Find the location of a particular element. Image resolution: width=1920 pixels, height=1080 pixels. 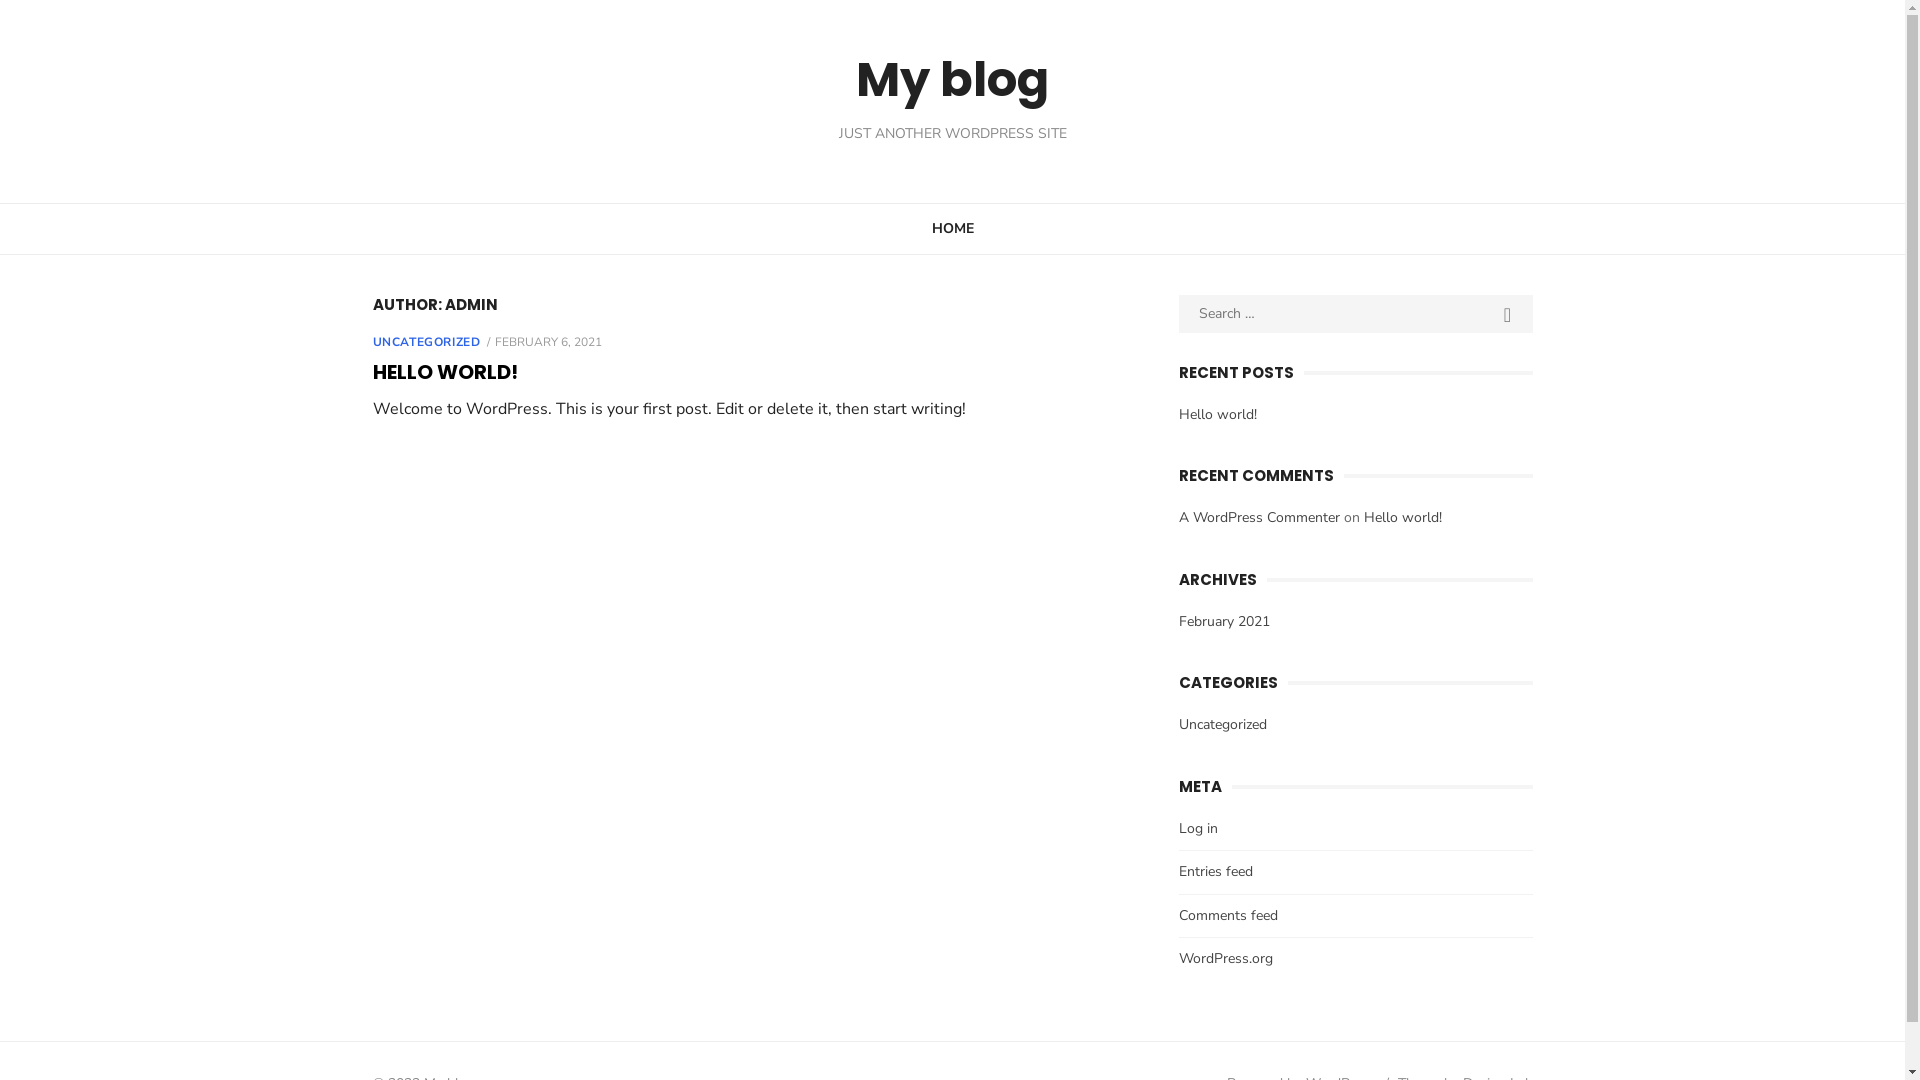

'Skip to content' is located at coordinates (0, 0).